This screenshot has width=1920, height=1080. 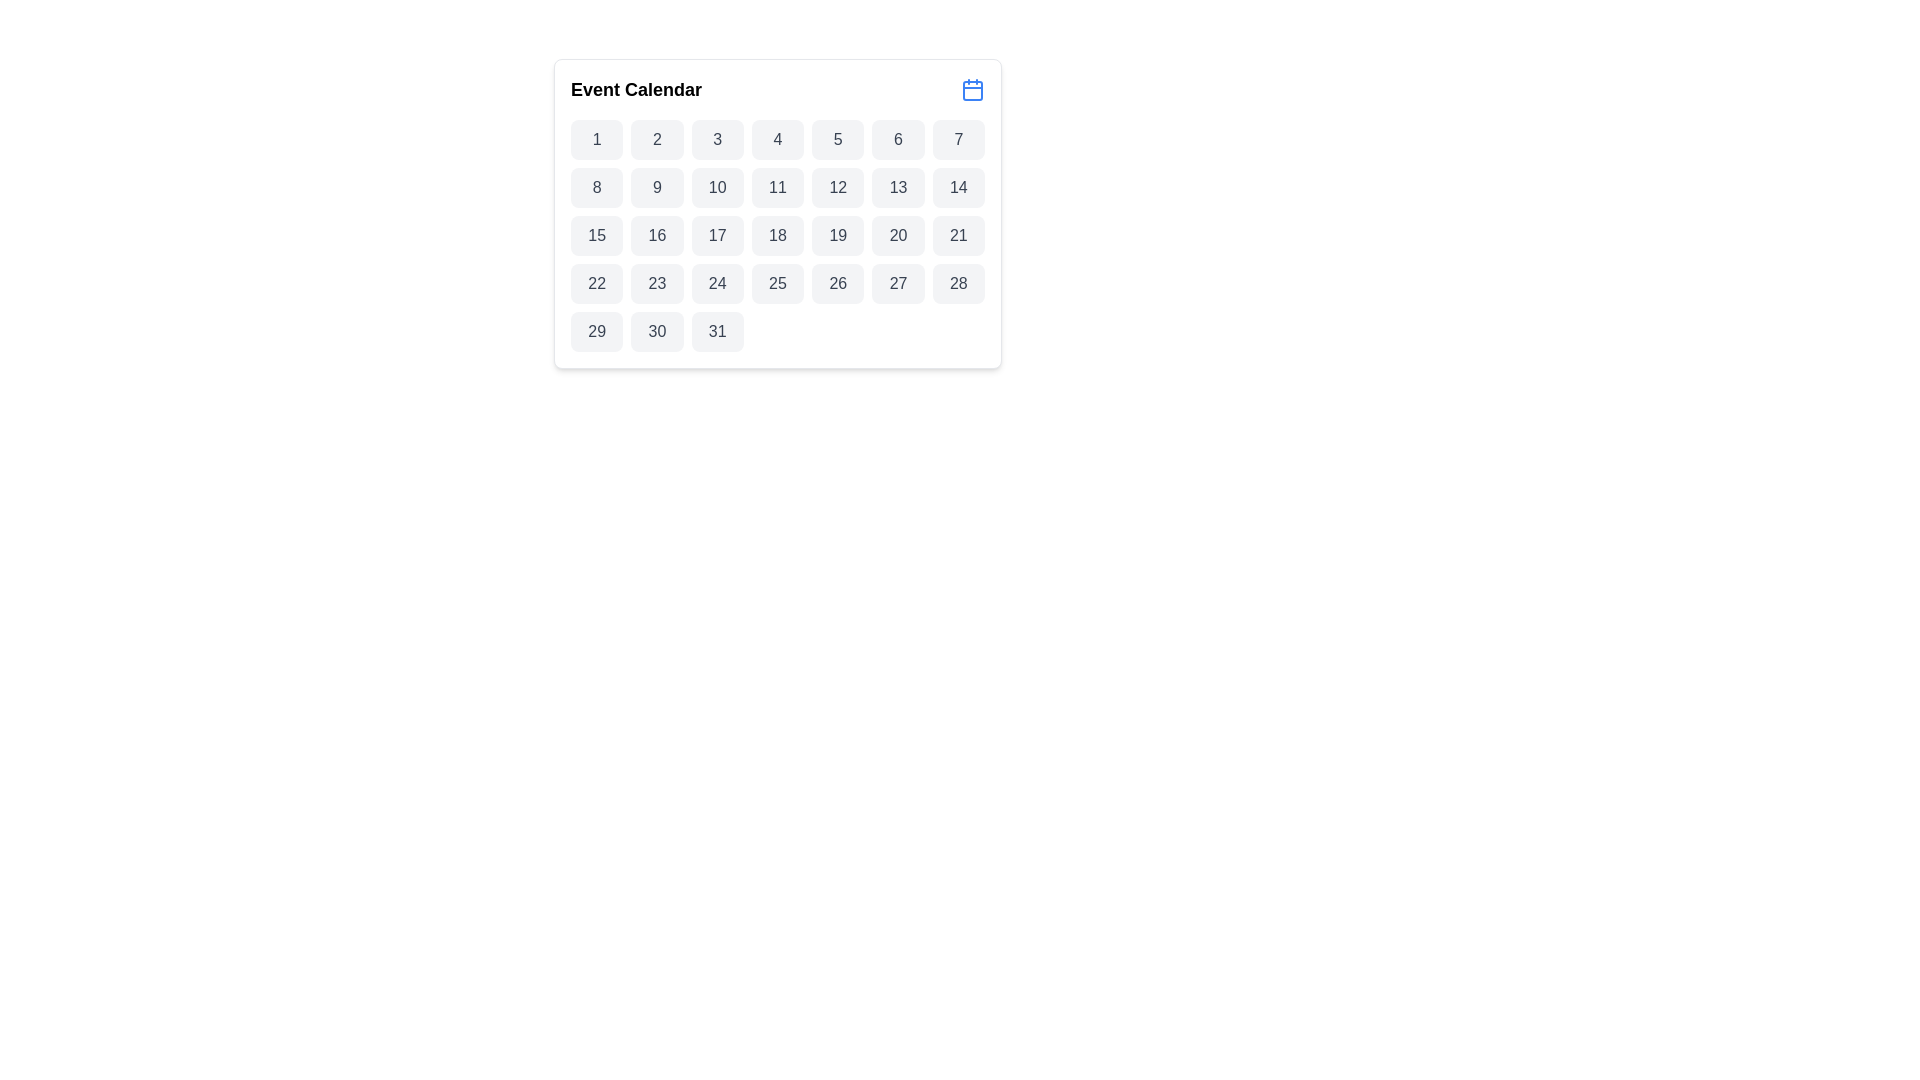 What do you see at coordinates (717, 138) in the screenshot?
I see `the button representing day '3'` at bounding box center [717, 138].